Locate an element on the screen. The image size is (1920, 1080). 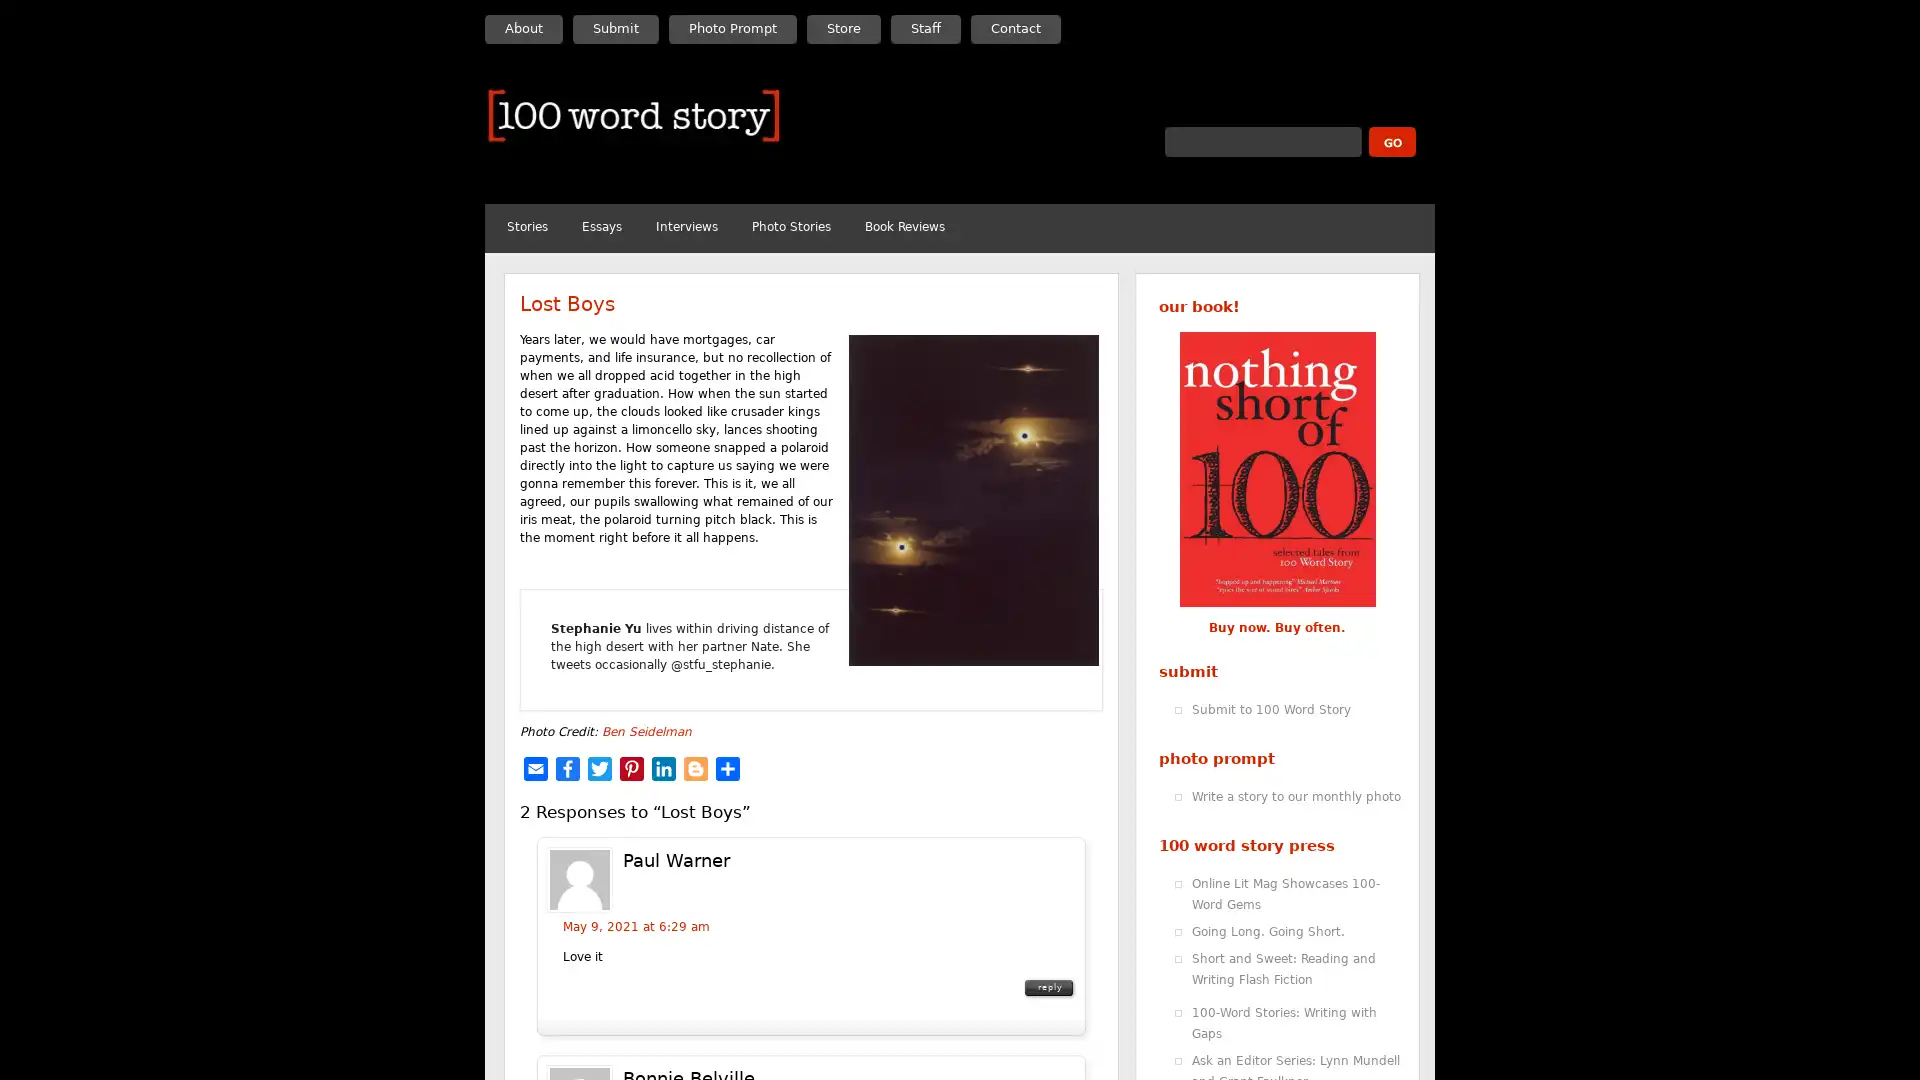
submit is located at coordinates (1390, 142).